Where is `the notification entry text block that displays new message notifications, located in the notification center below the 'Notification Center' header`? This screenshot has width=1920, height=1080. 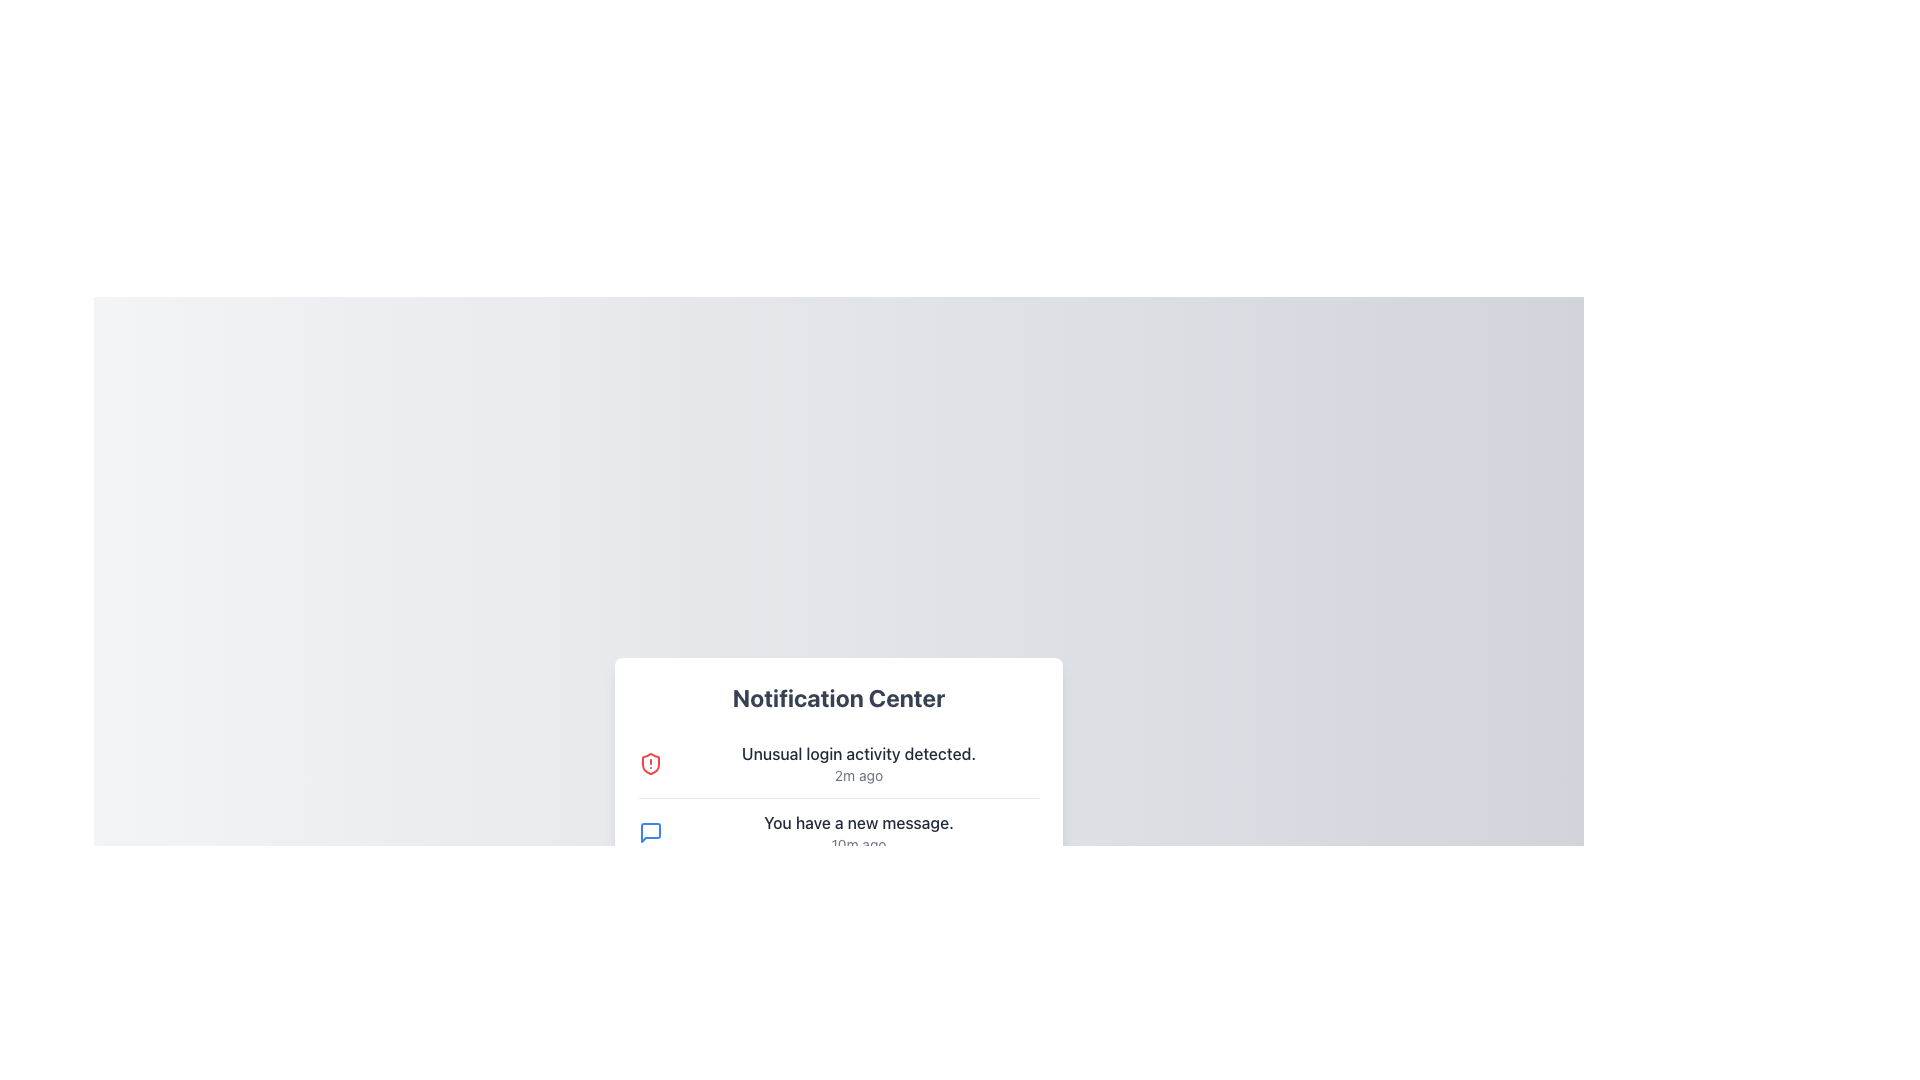 the notification entry text block that displays new message notifications, located in the notification center below the 'Notification Center' header is located at coordinates (859, 833).